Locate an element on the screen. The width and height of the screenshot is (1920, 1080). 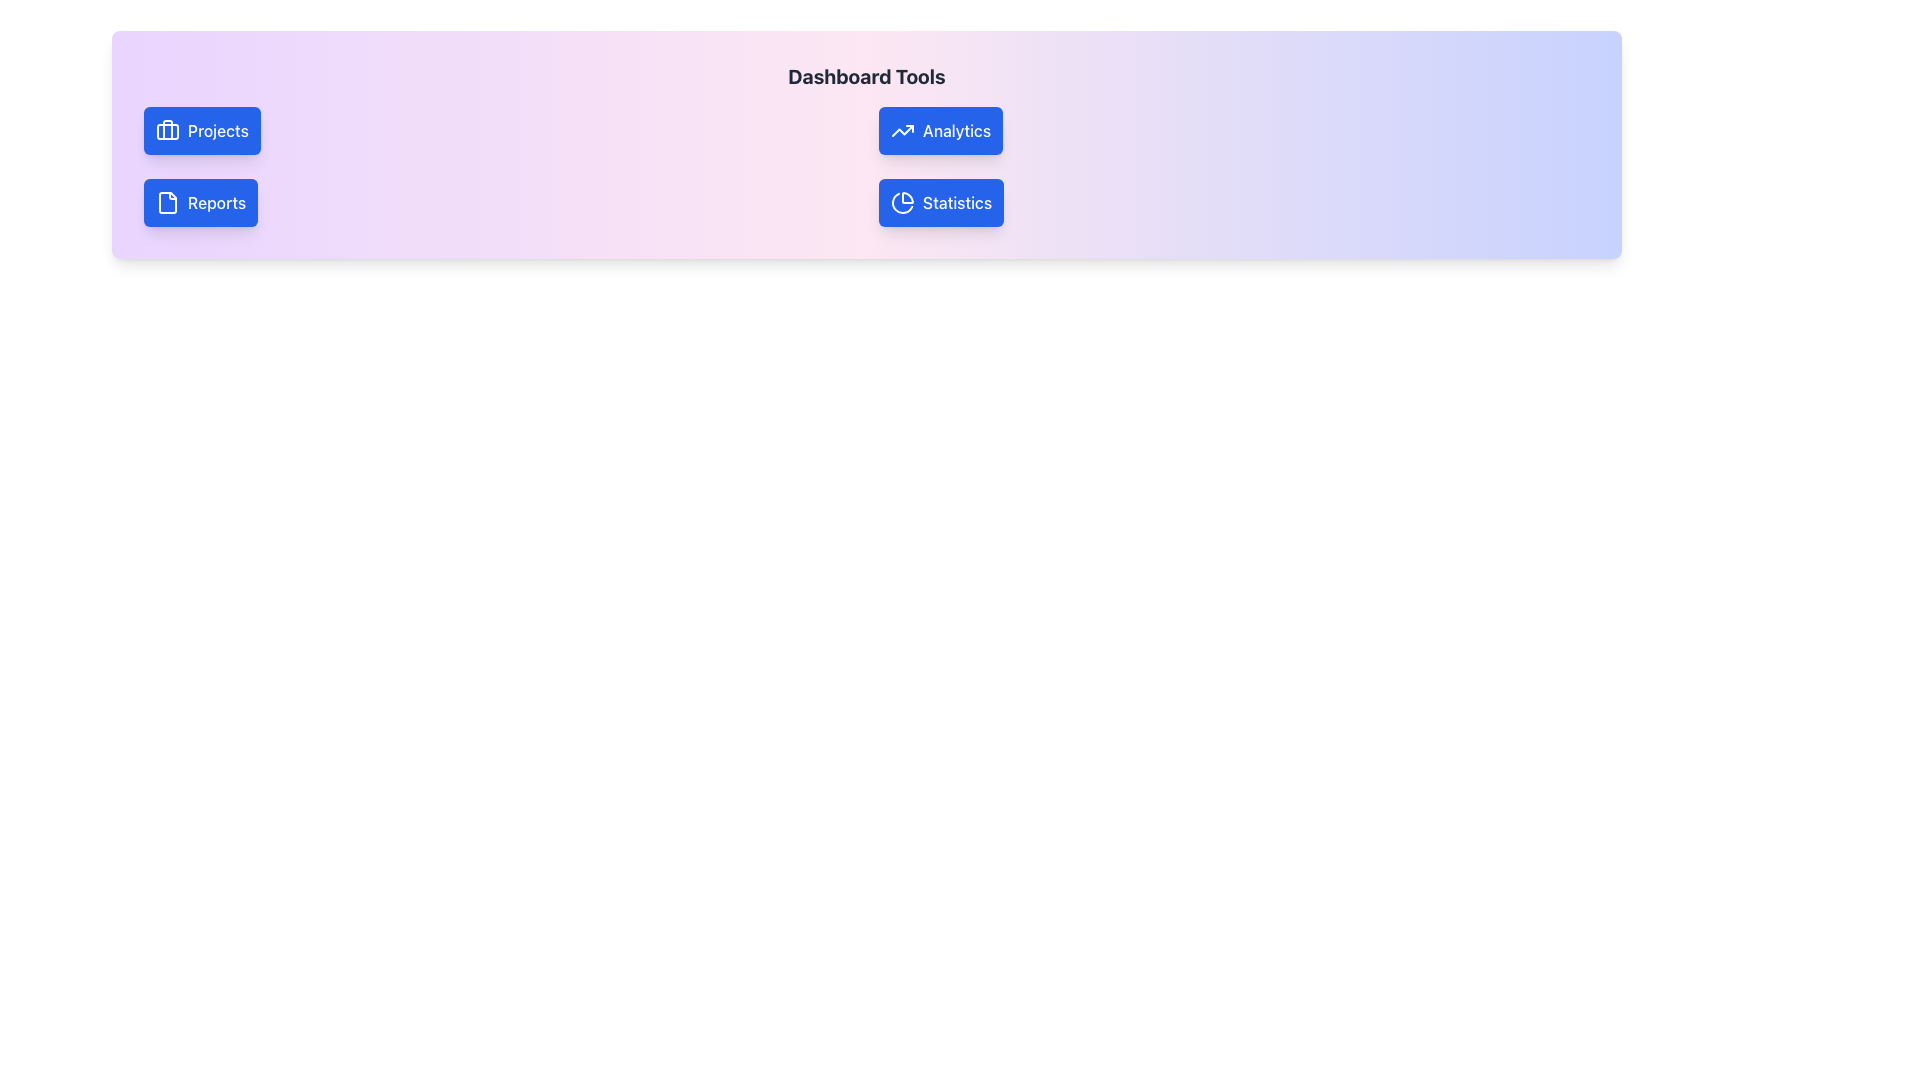
the button labeled 'Analytics' which contains the text 'Analytics' styled in white within a blue rounded button, located in the upper-right position among similar buttons in the 'Dashboard Tools' interface is located at coordinates (955, 131).